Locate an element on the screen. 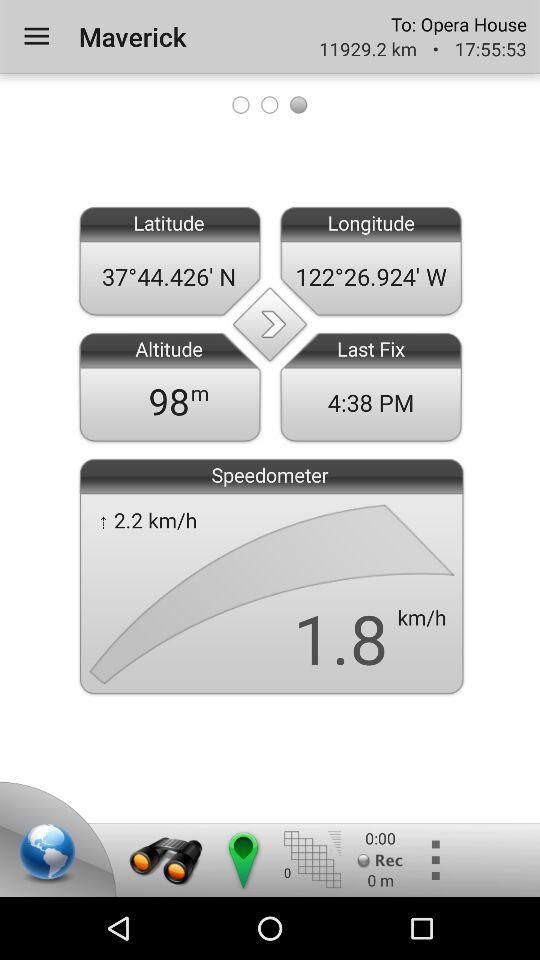  click on earth is located at coordinates (51, 853).